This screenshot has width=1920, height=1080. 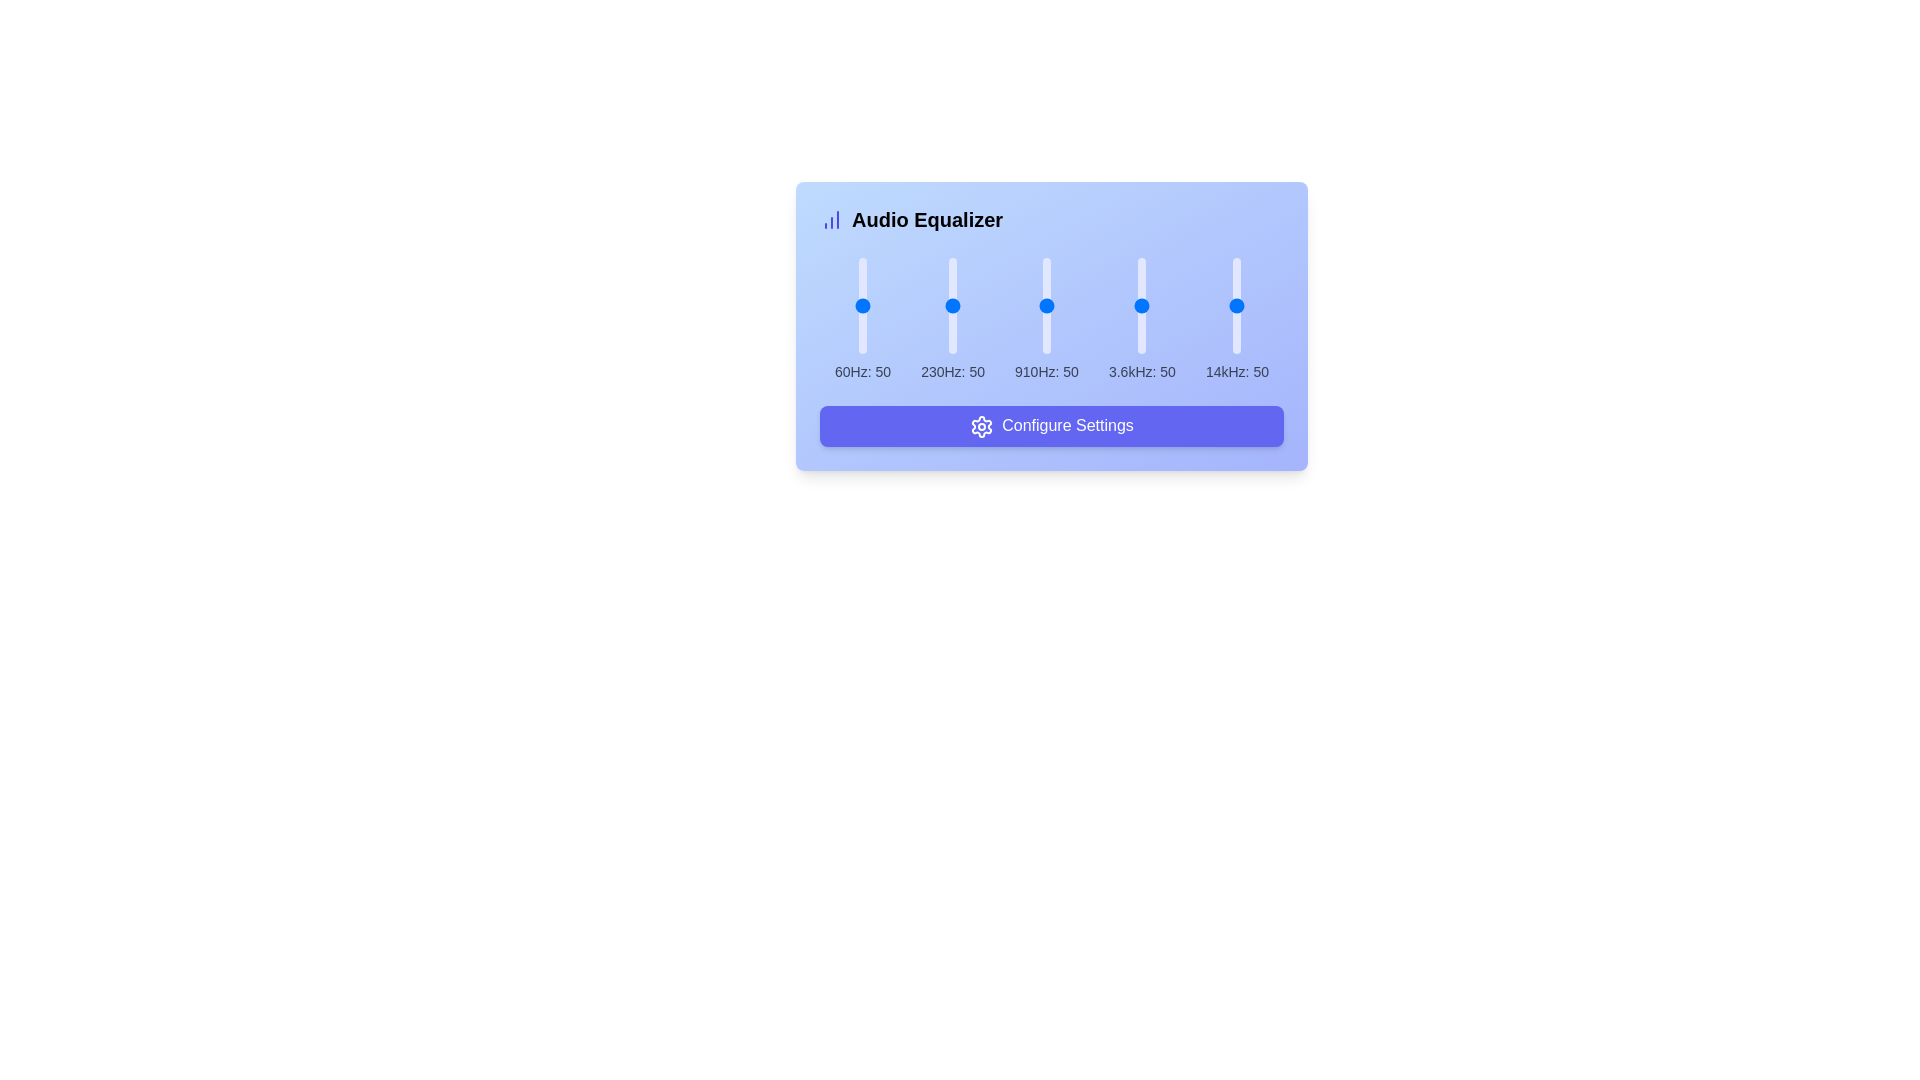 What do you see at coordinates (952, 285) in the screenshot?
I see `the 230Hz band value` at bounding box center [952, 285].